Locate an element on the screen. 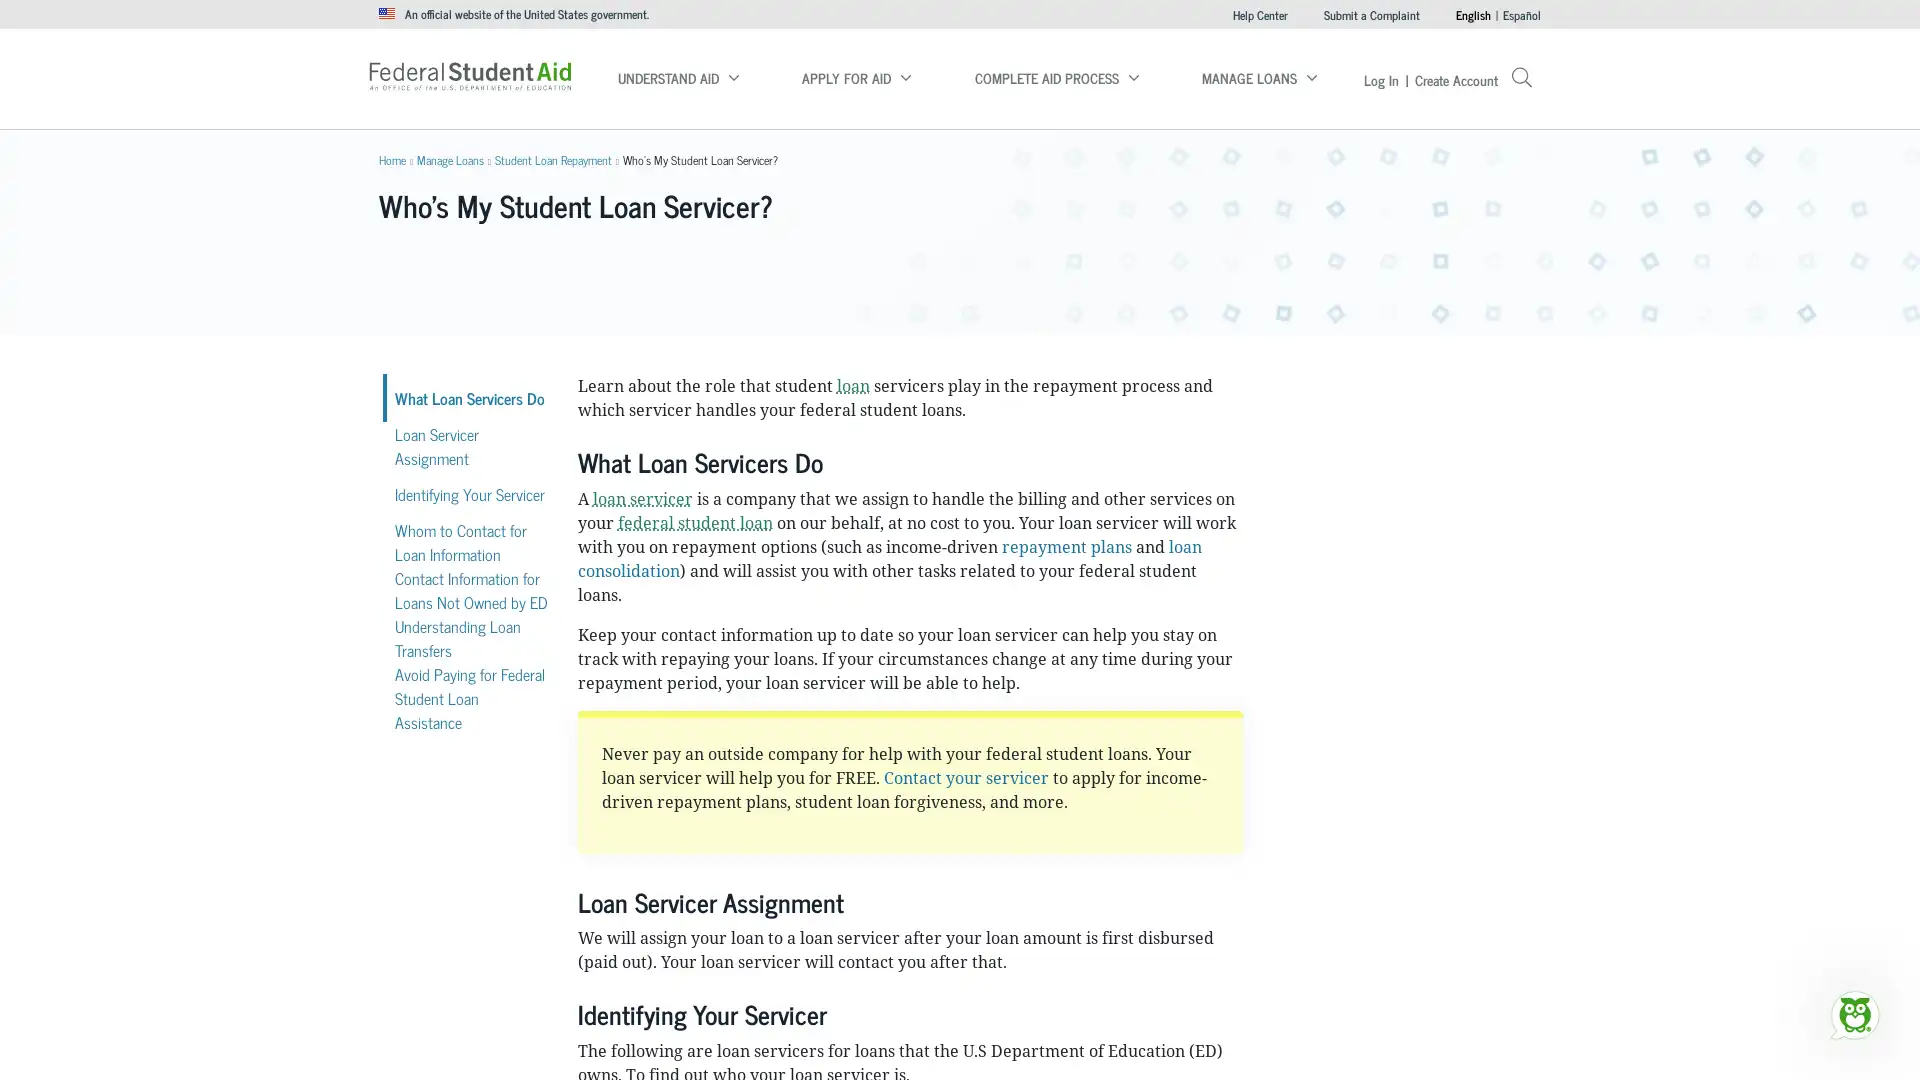  Espanol is located at coordinates (1520, 15).